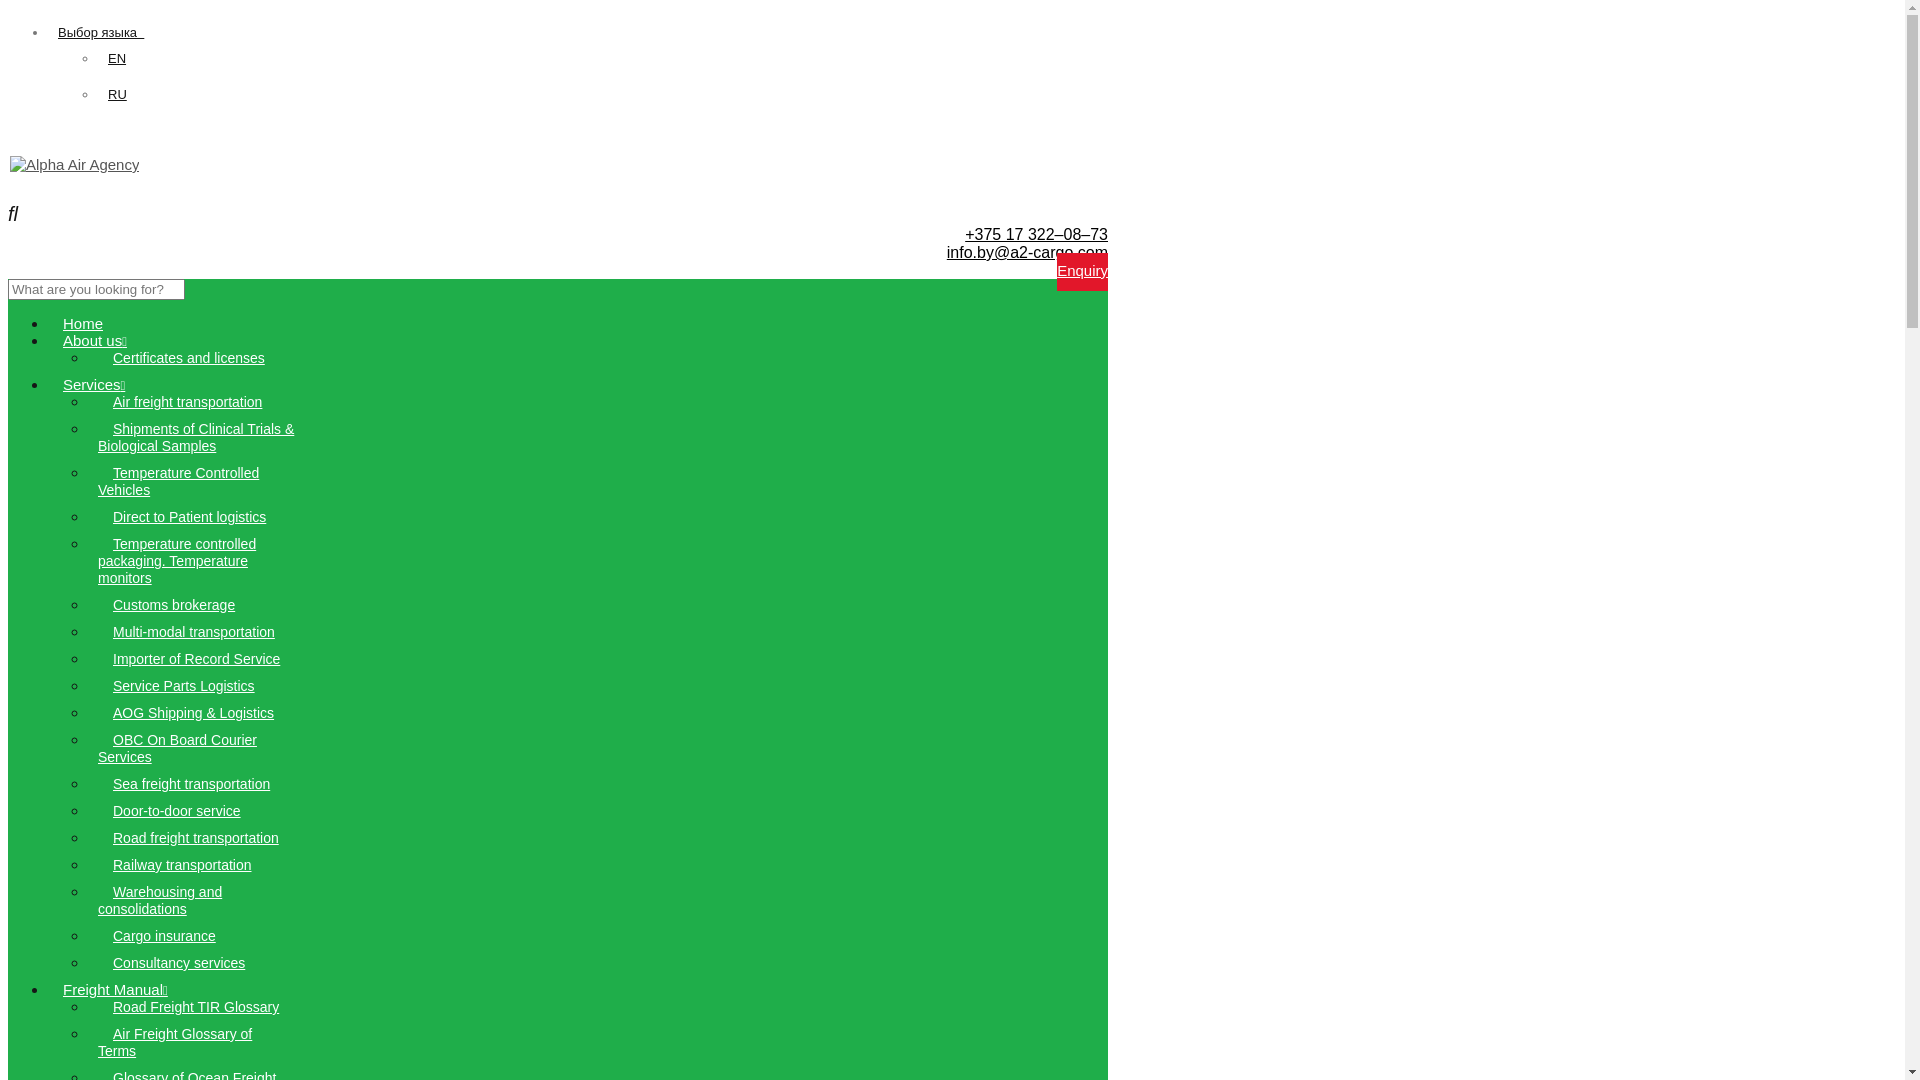 The image size is (1920, 1080). What do you see at coordinates (96, 1041) in the screenshot?
I see `'Air Freight Glossary of Terms'` at bounding box center [96, 1041].